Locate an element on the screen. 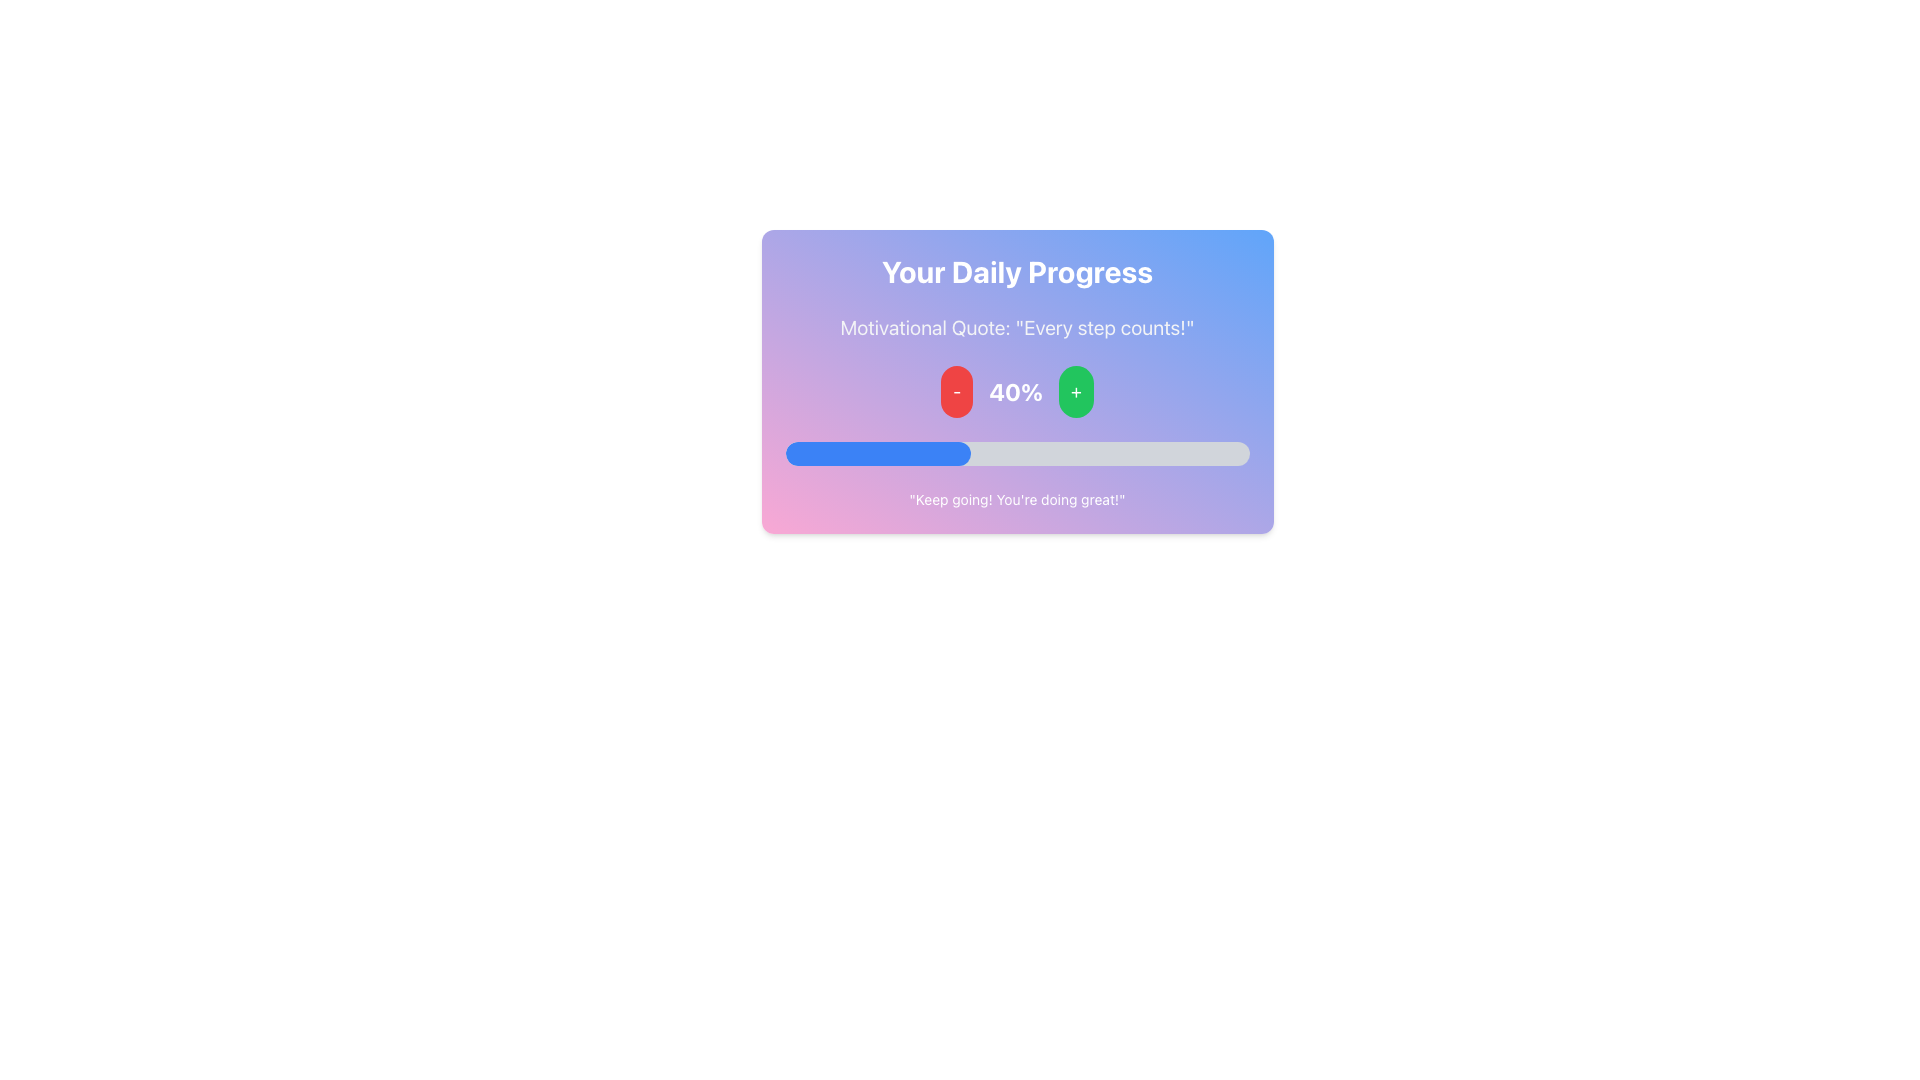 Image resolution: width=1920 pixels, height=1080 pixels. the motivational quote text element that is located below the 'Your Daily Progress' heading and above the progress manipulation controls is located at coordinates (1017, 326).